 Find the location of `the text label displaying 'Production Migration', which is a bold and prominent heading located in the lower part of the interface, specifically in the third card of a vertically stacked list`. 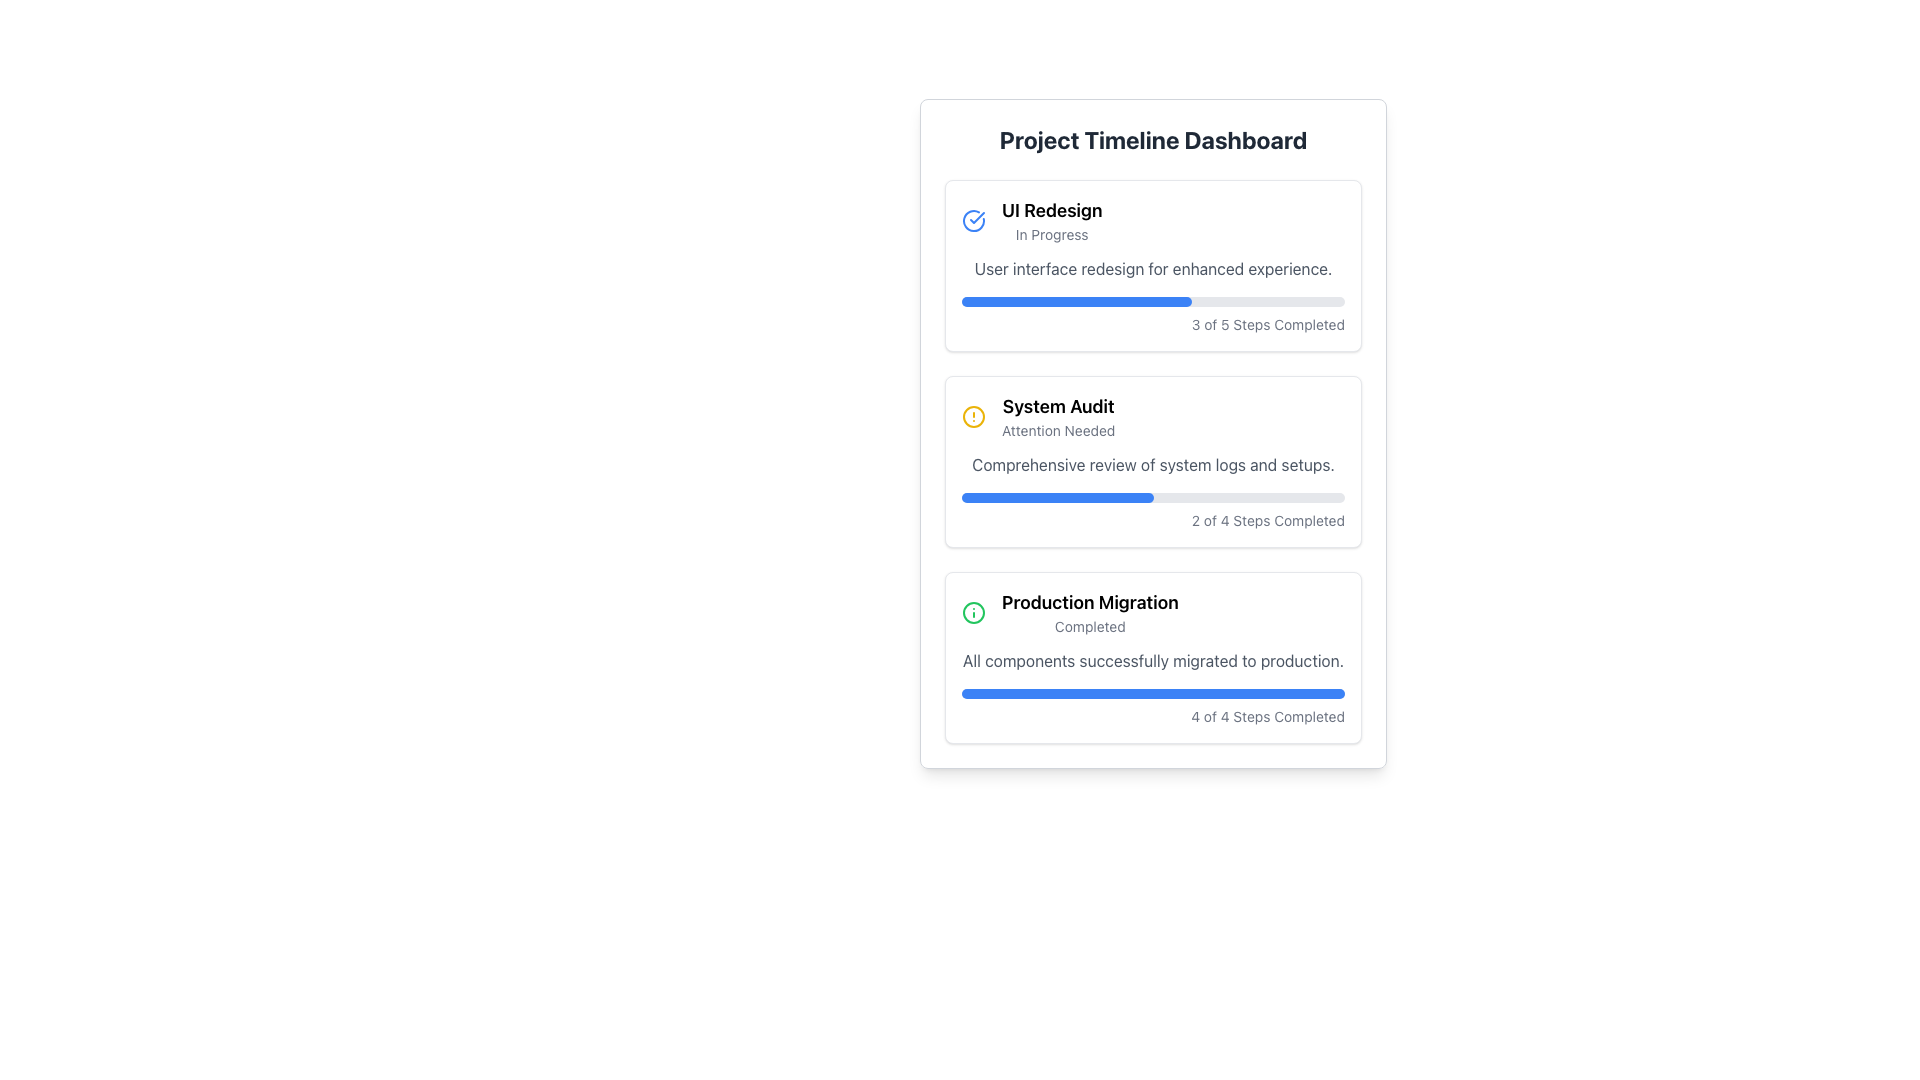

the text label displaying 'Production Migration', which is a bold and prominent heading located in the lower part of the interface, specifically in the third card of a vertically stacked list is located at coordinates (1089, 601).